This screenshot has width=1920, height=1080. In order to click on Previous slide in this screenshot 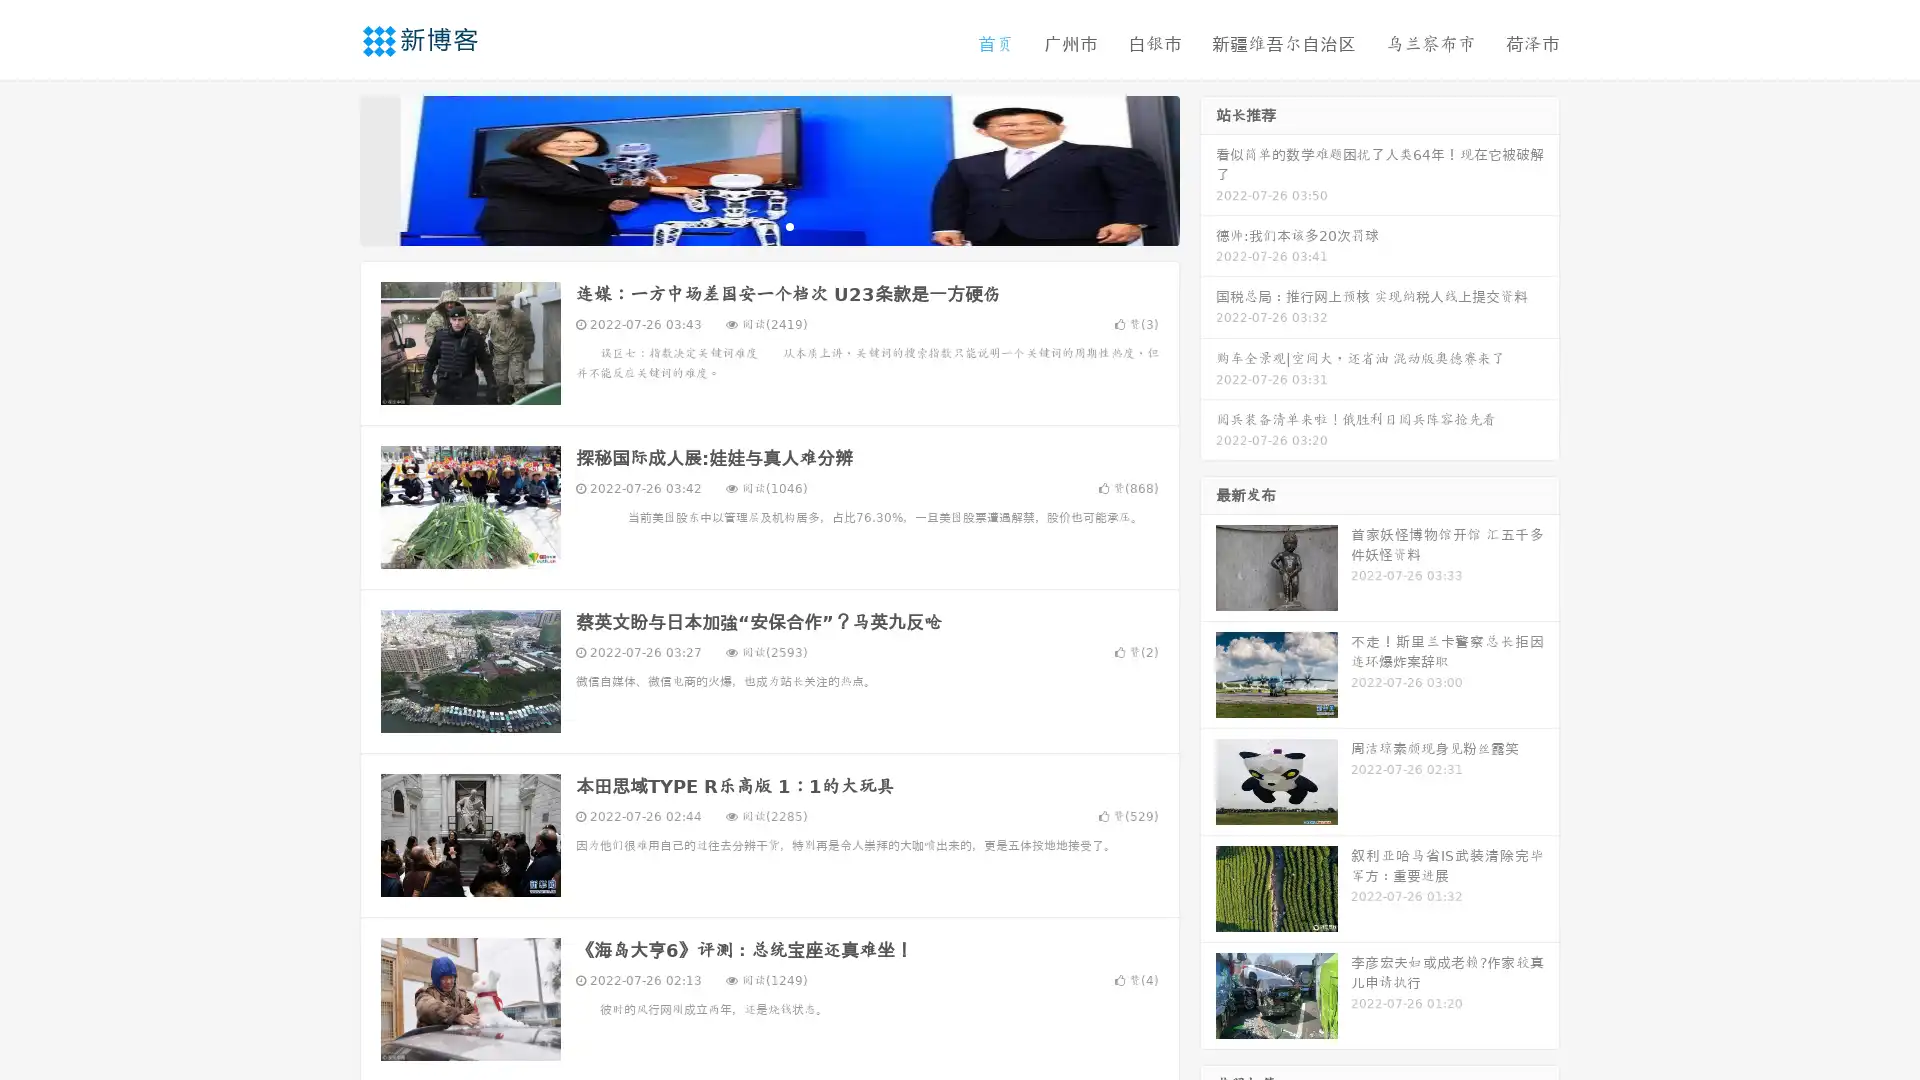, I will do `click(330, 168)`.